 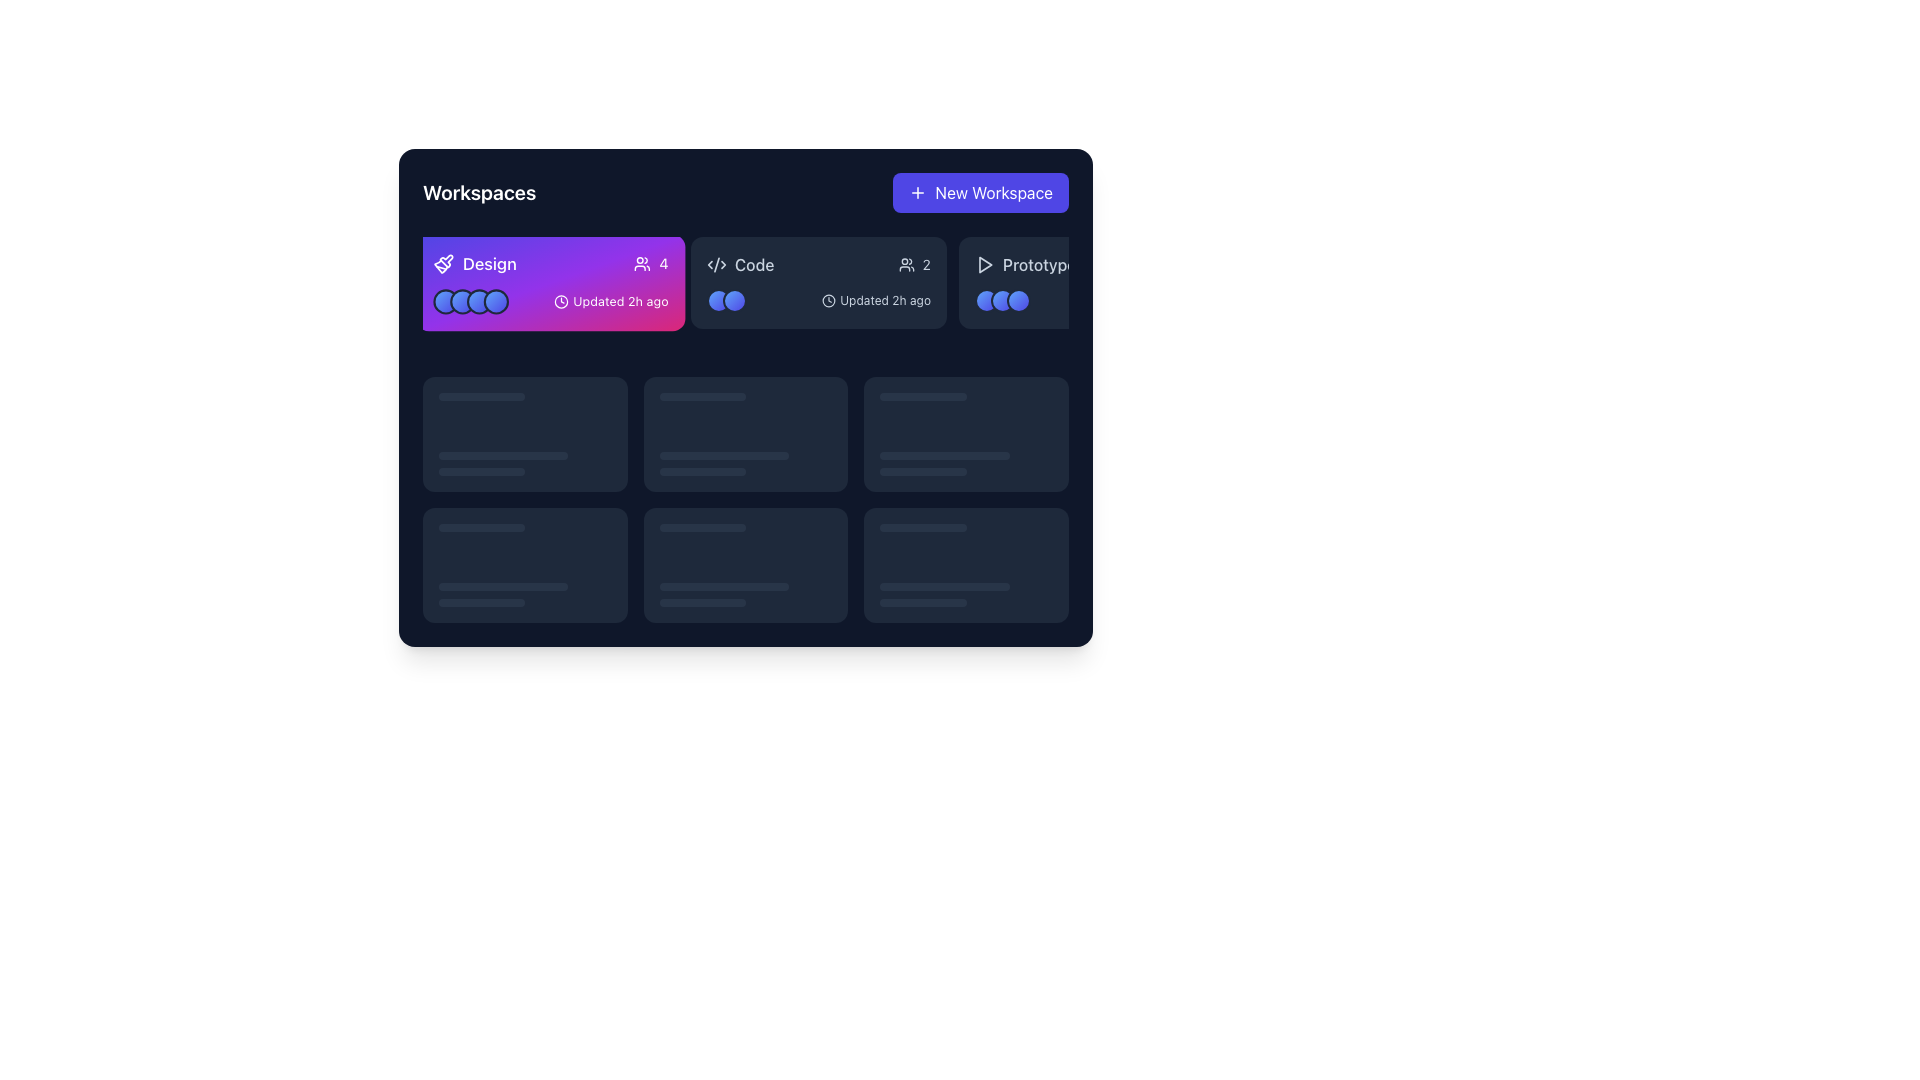 I want to click on the 'Design' workspace label located at the top-left of the interface, which serves as a title for the workspace, so click(x=474, y=263).